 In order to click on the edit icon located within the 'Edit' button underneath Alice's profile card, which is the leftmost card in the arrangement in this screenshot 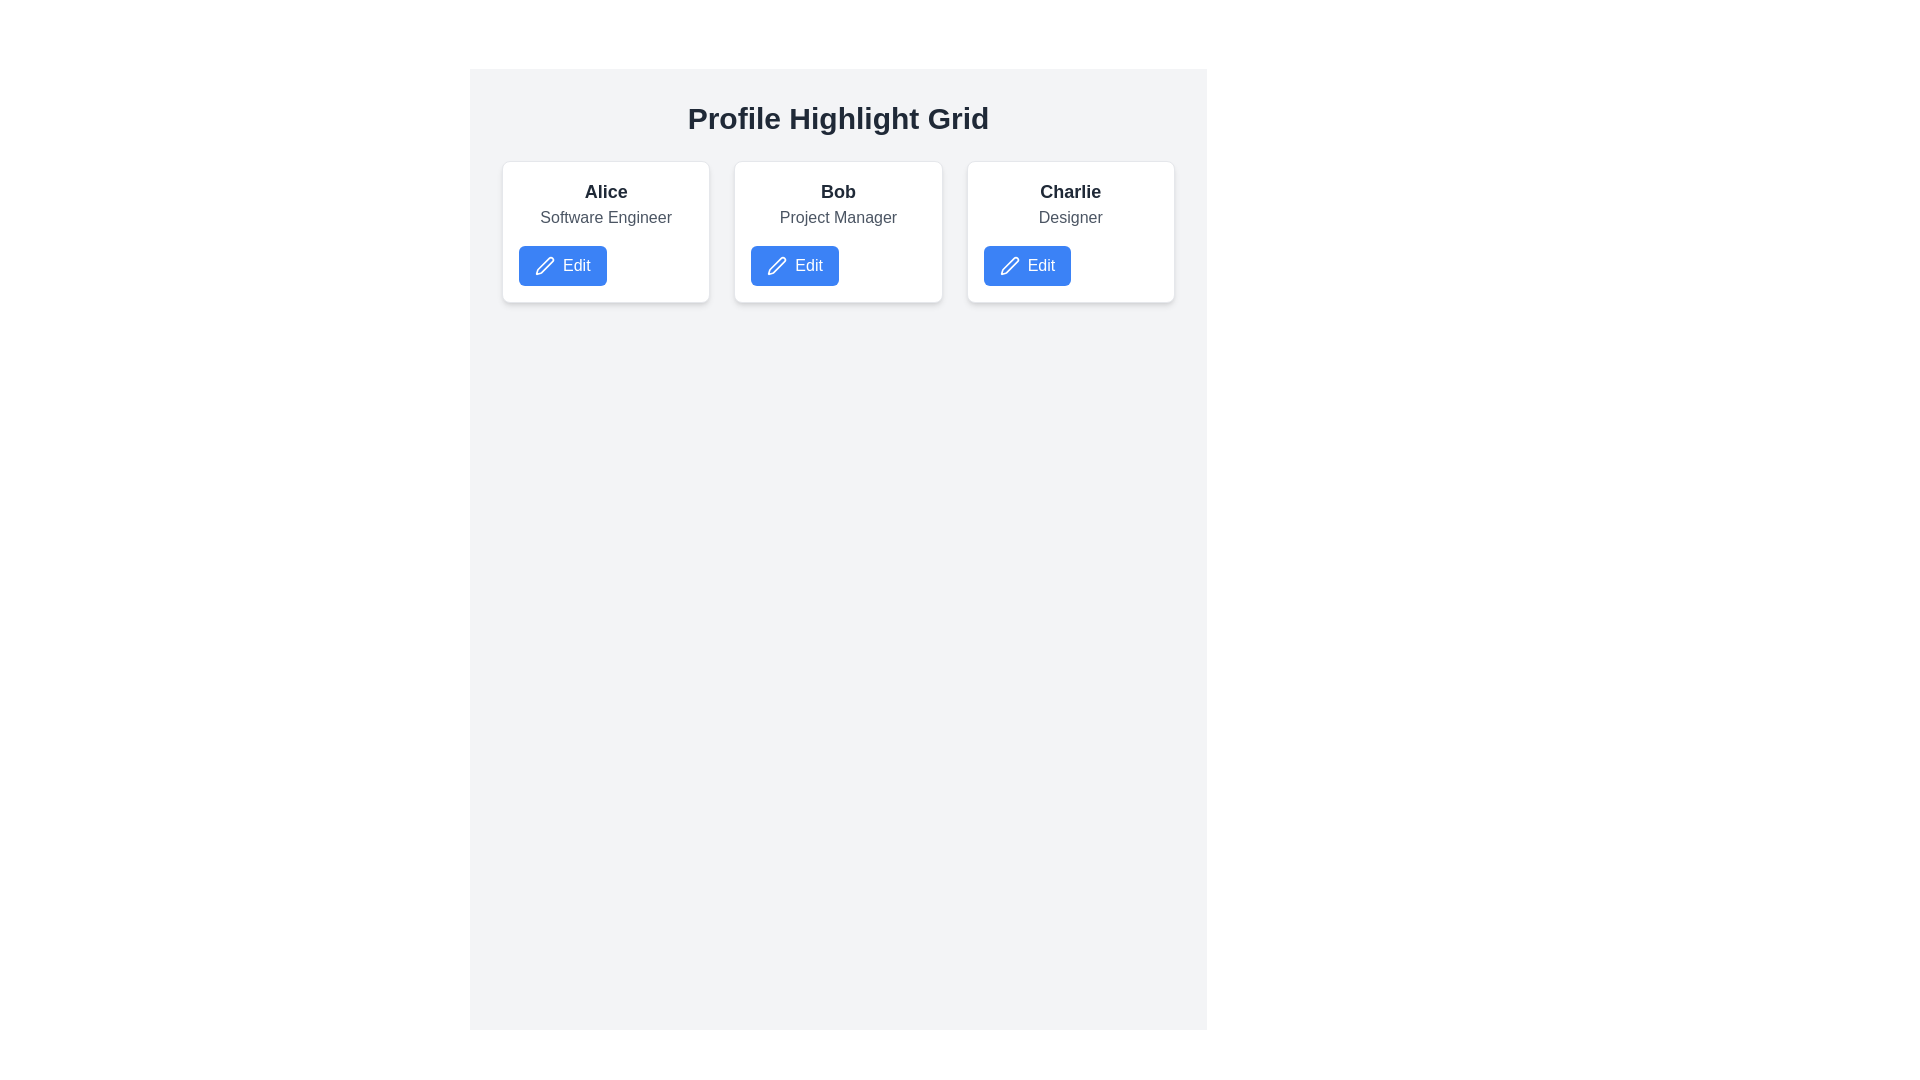, I will do `click(545, 265)`.